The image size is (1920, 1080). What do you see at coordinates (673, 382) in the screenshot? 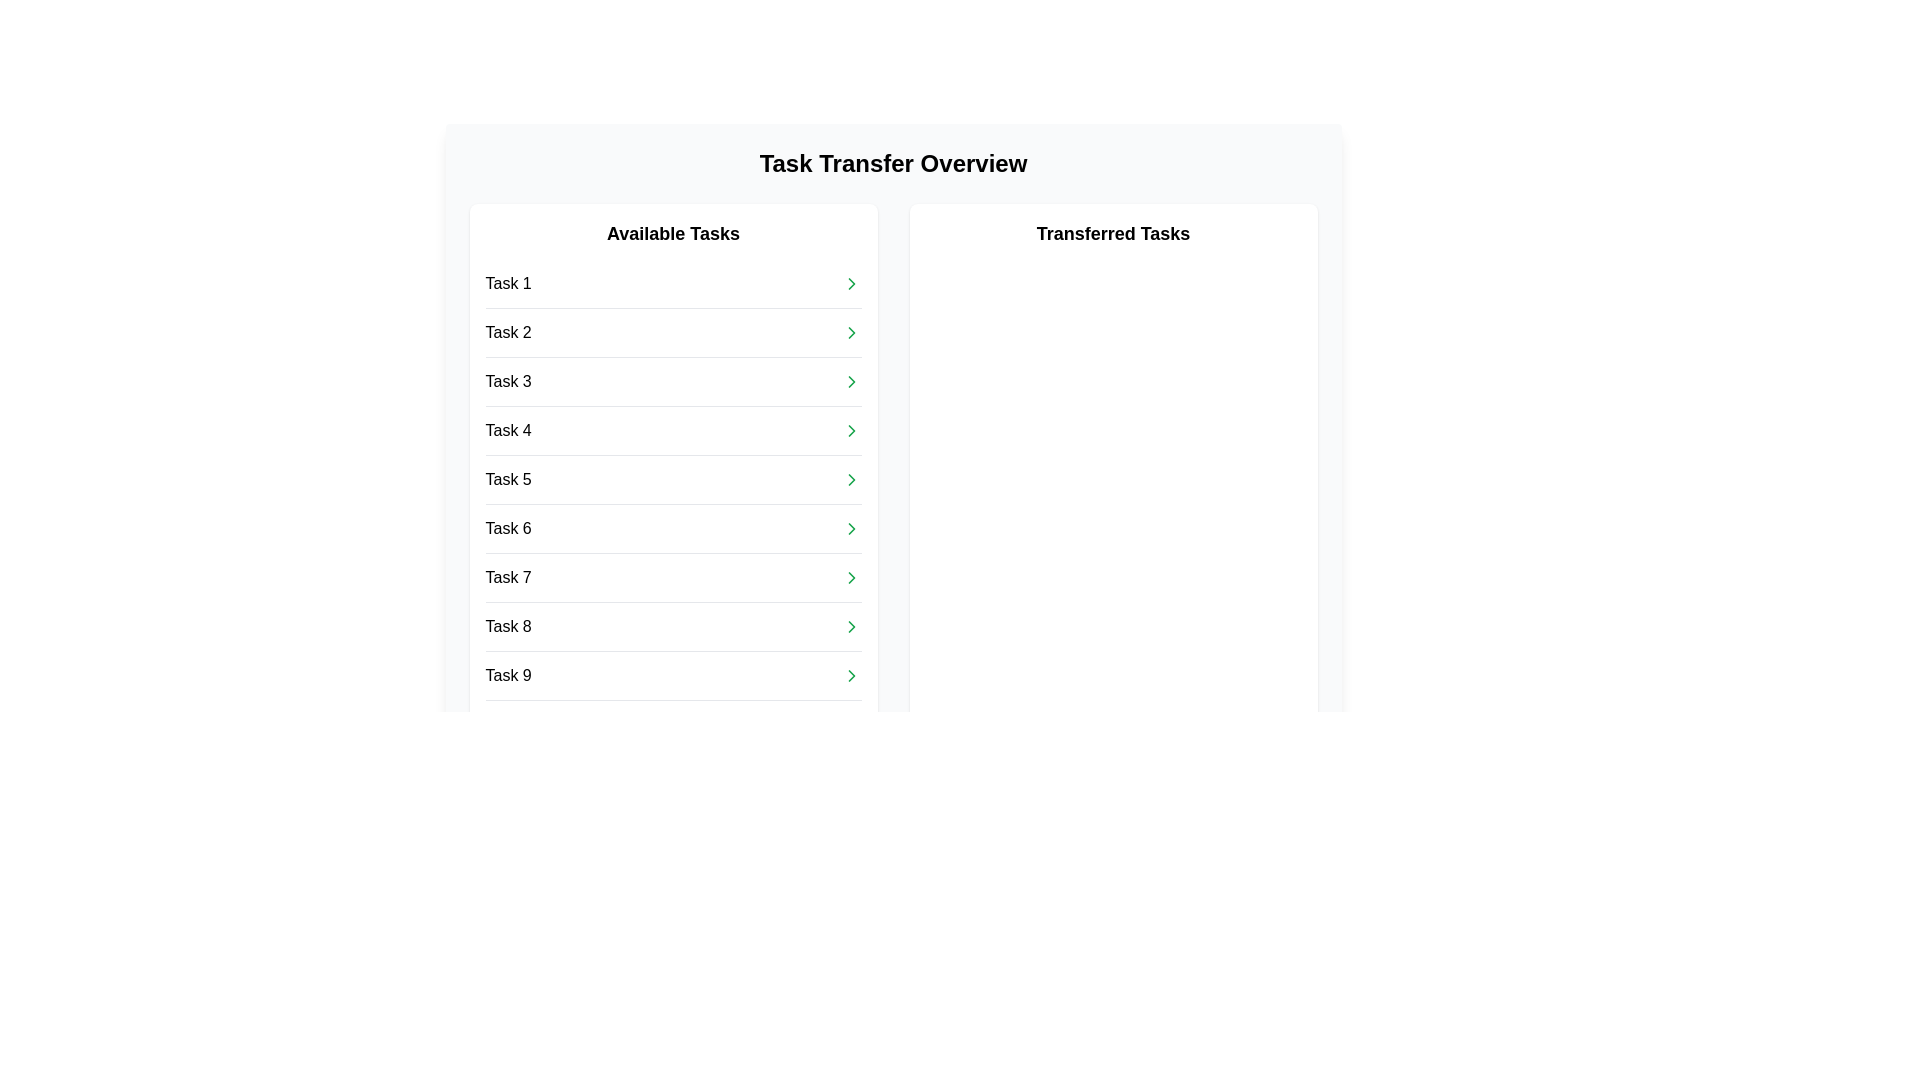
I see `the selectable item for 'Task 3' in the task list located in the left pane under 'Available Tasks'` at bounding box center [673, 382].